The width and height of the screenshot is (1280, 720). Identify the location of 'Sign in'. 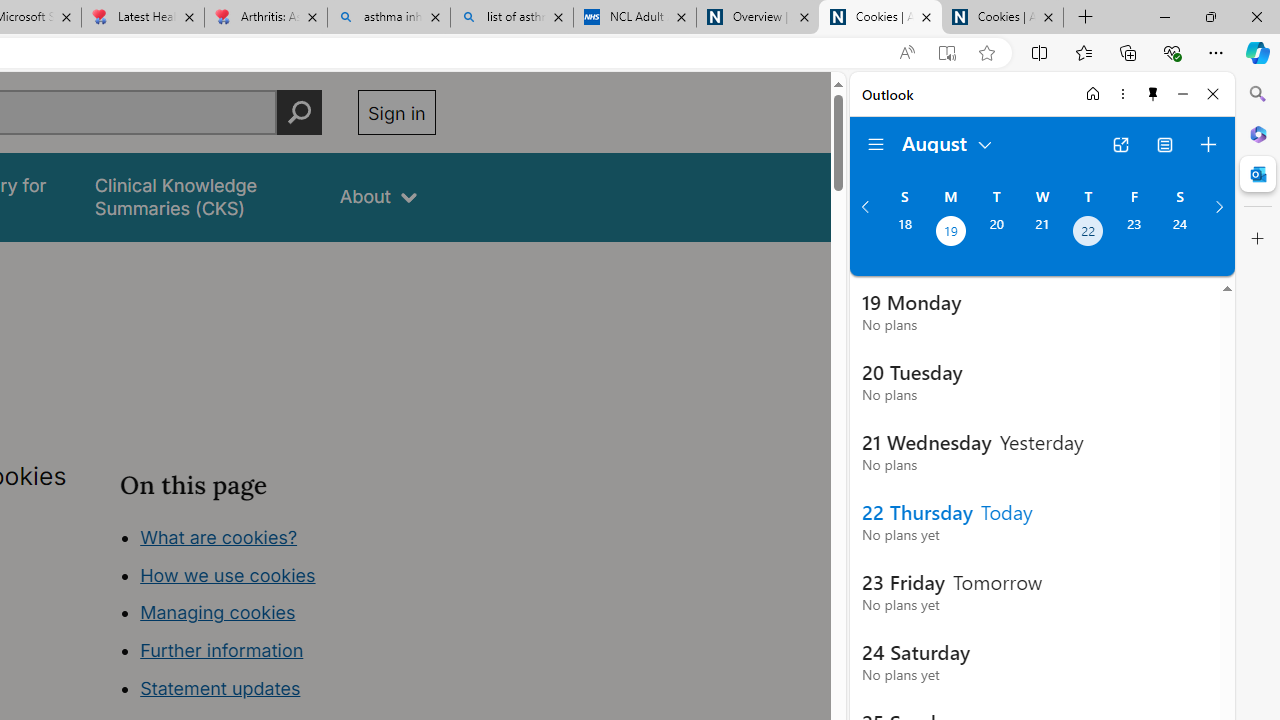
(396, 112).